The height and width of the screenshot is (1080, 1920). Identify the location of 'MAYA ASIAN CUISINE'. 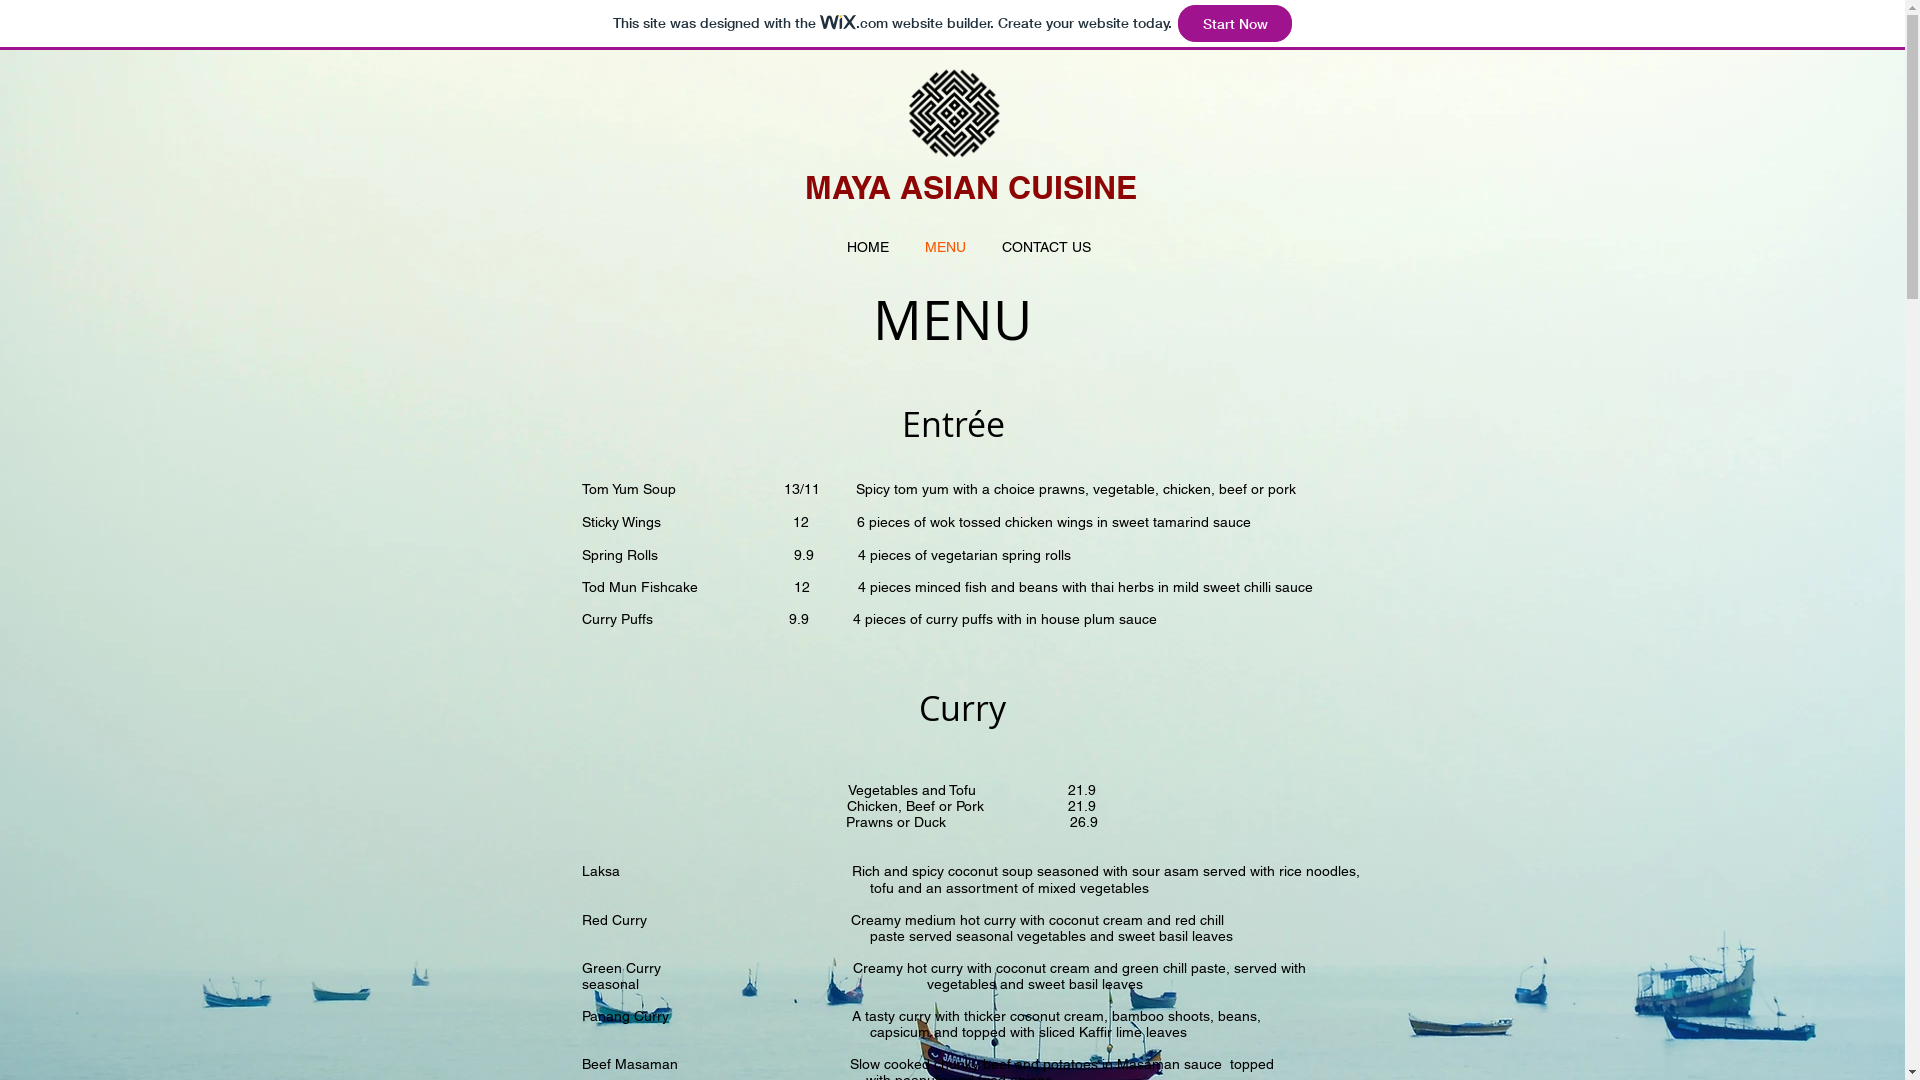
(969, 186).